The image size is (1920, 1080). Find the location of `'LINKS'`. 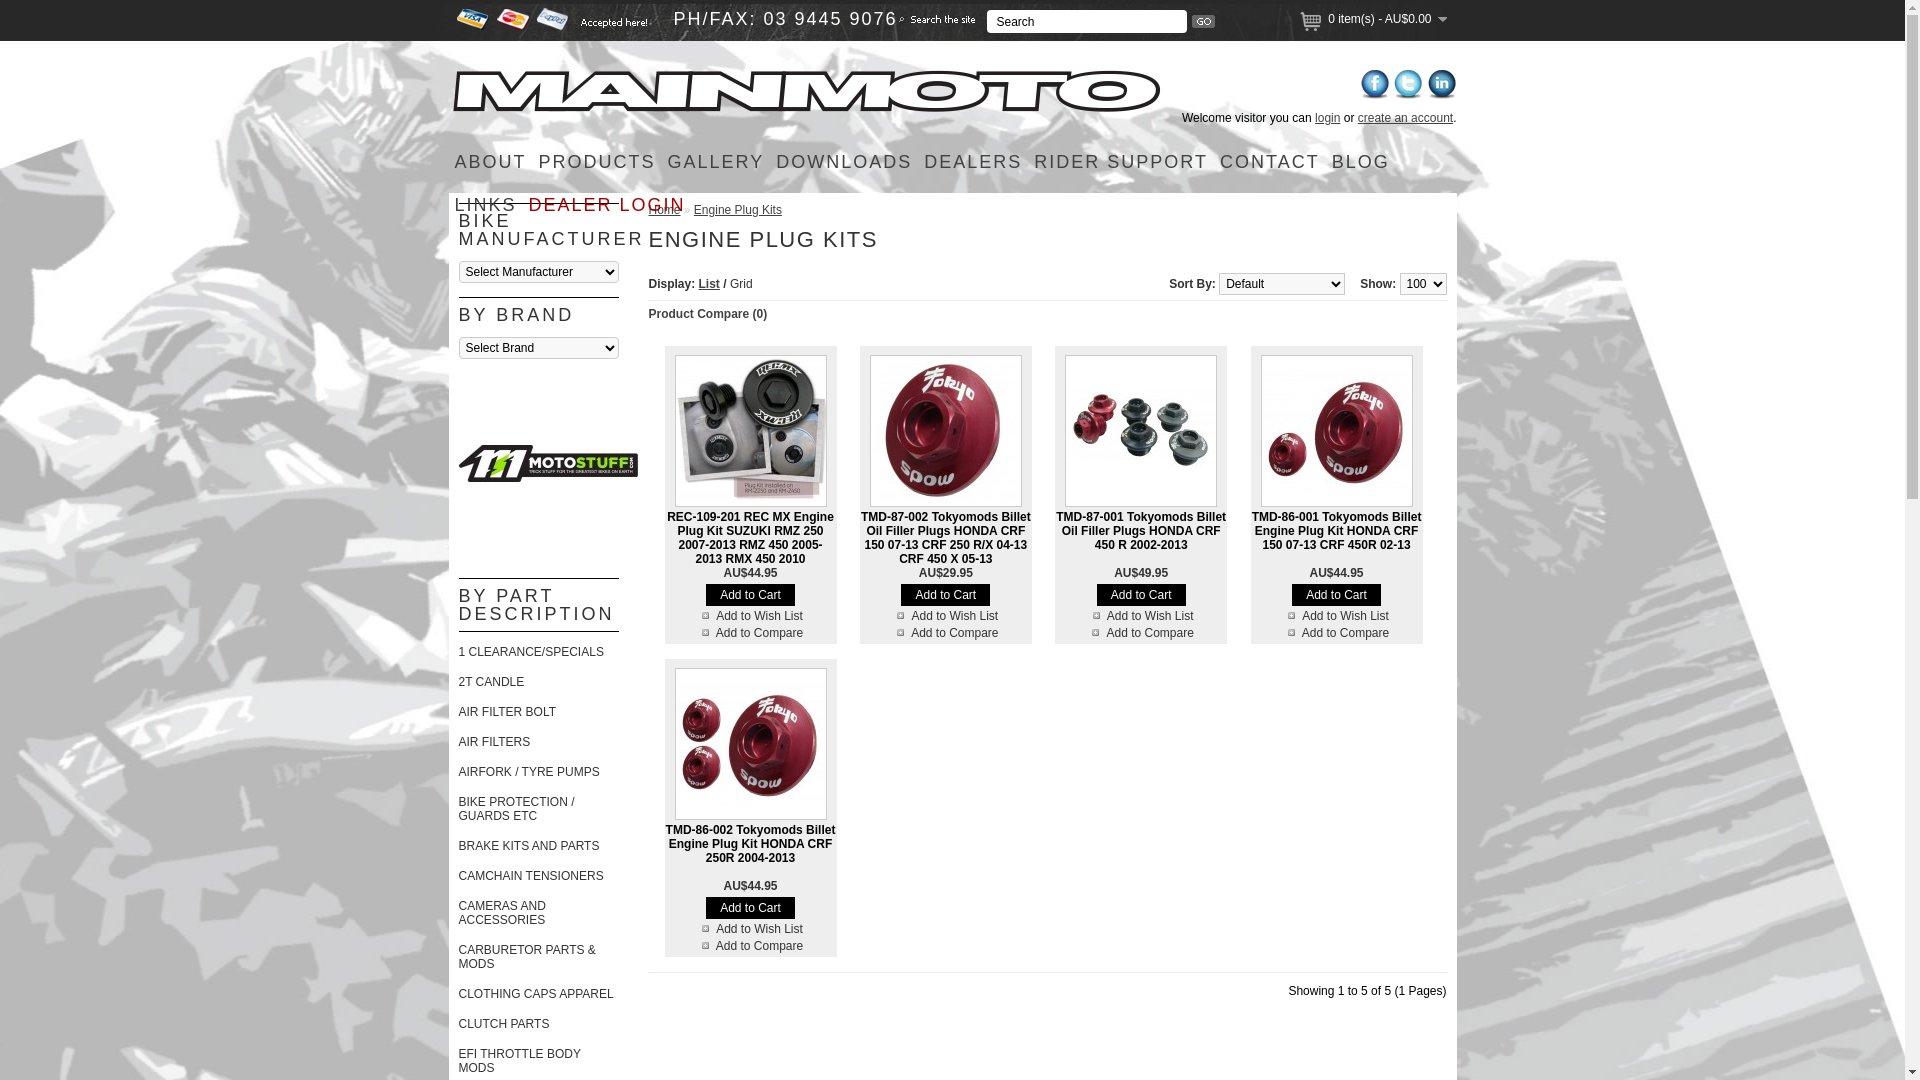

'LINKS' is located at coordinates (484, 205).